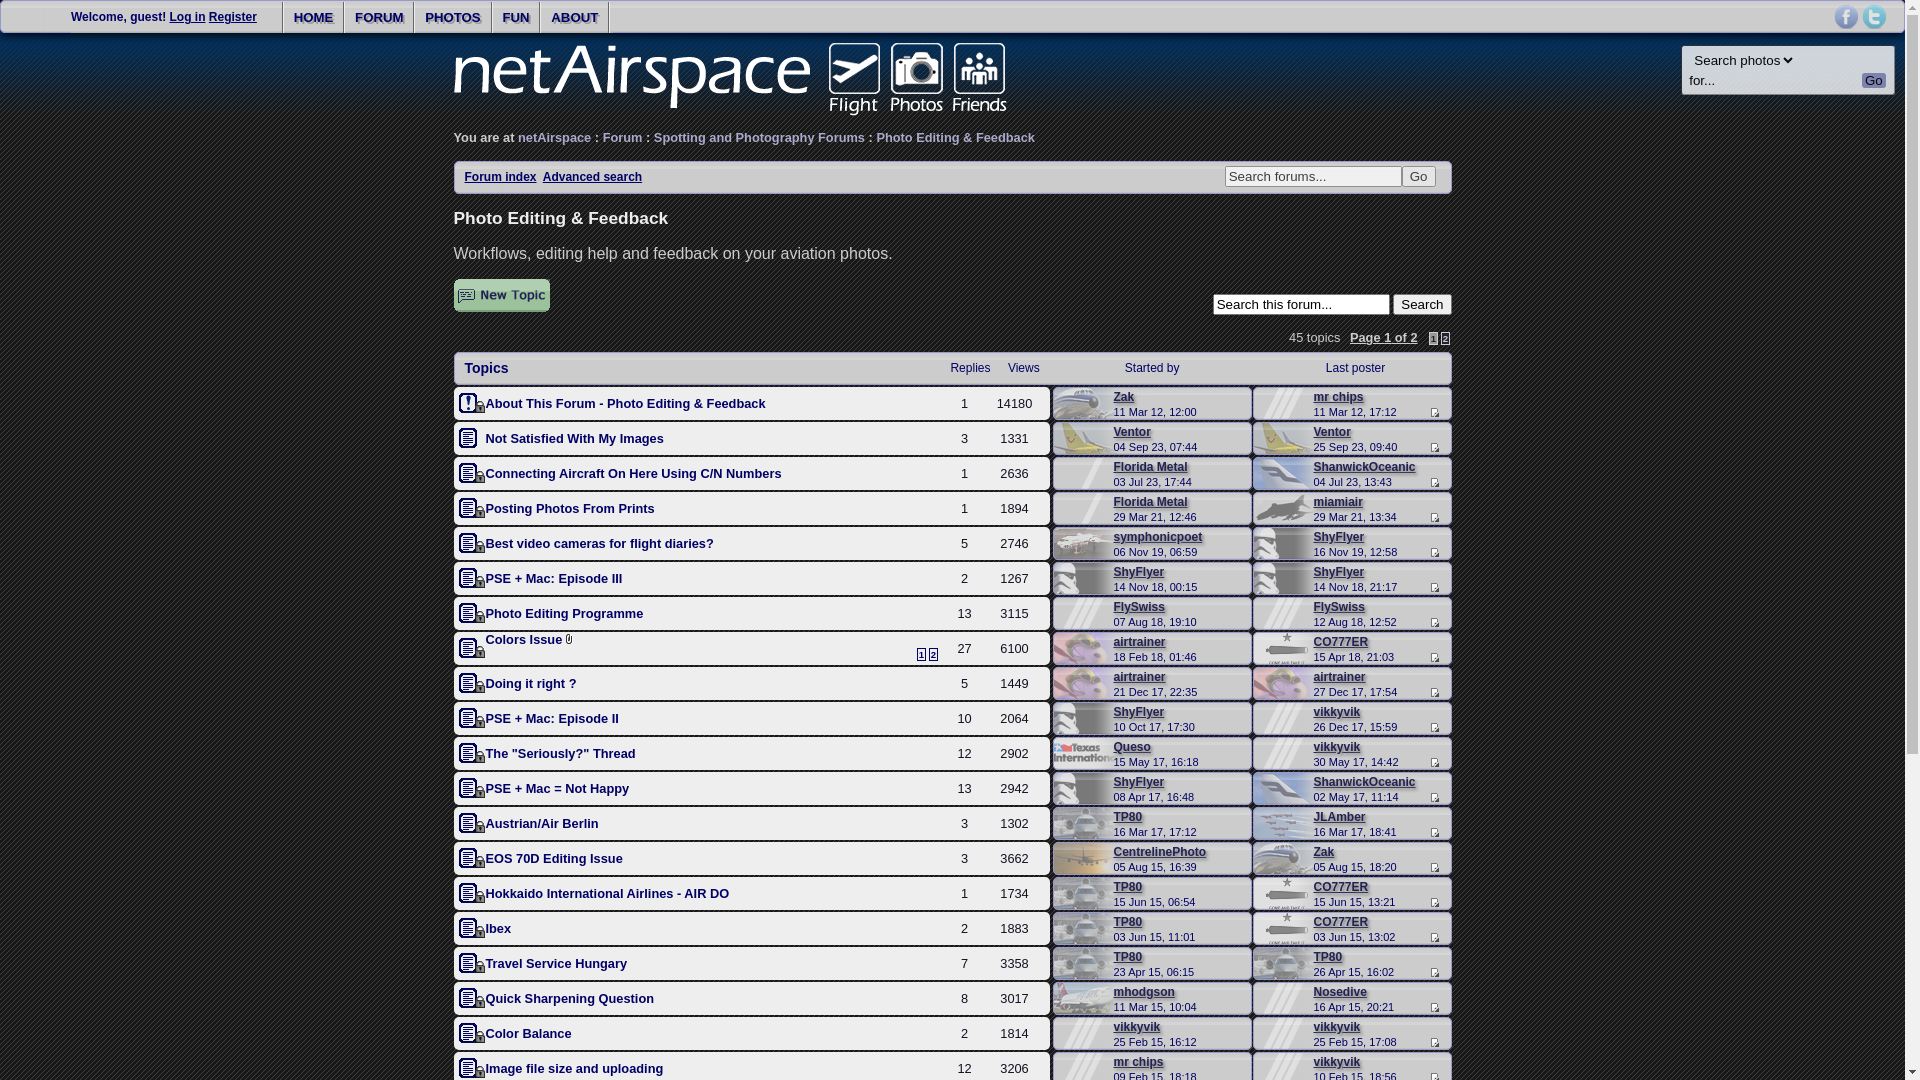 The height and width of the screenshot is (1080, 1920). What do you see at coordinates (1382, 336) in the screenshot?
I see `'Page 1 of 2'` at bounding box center [1382, 336].